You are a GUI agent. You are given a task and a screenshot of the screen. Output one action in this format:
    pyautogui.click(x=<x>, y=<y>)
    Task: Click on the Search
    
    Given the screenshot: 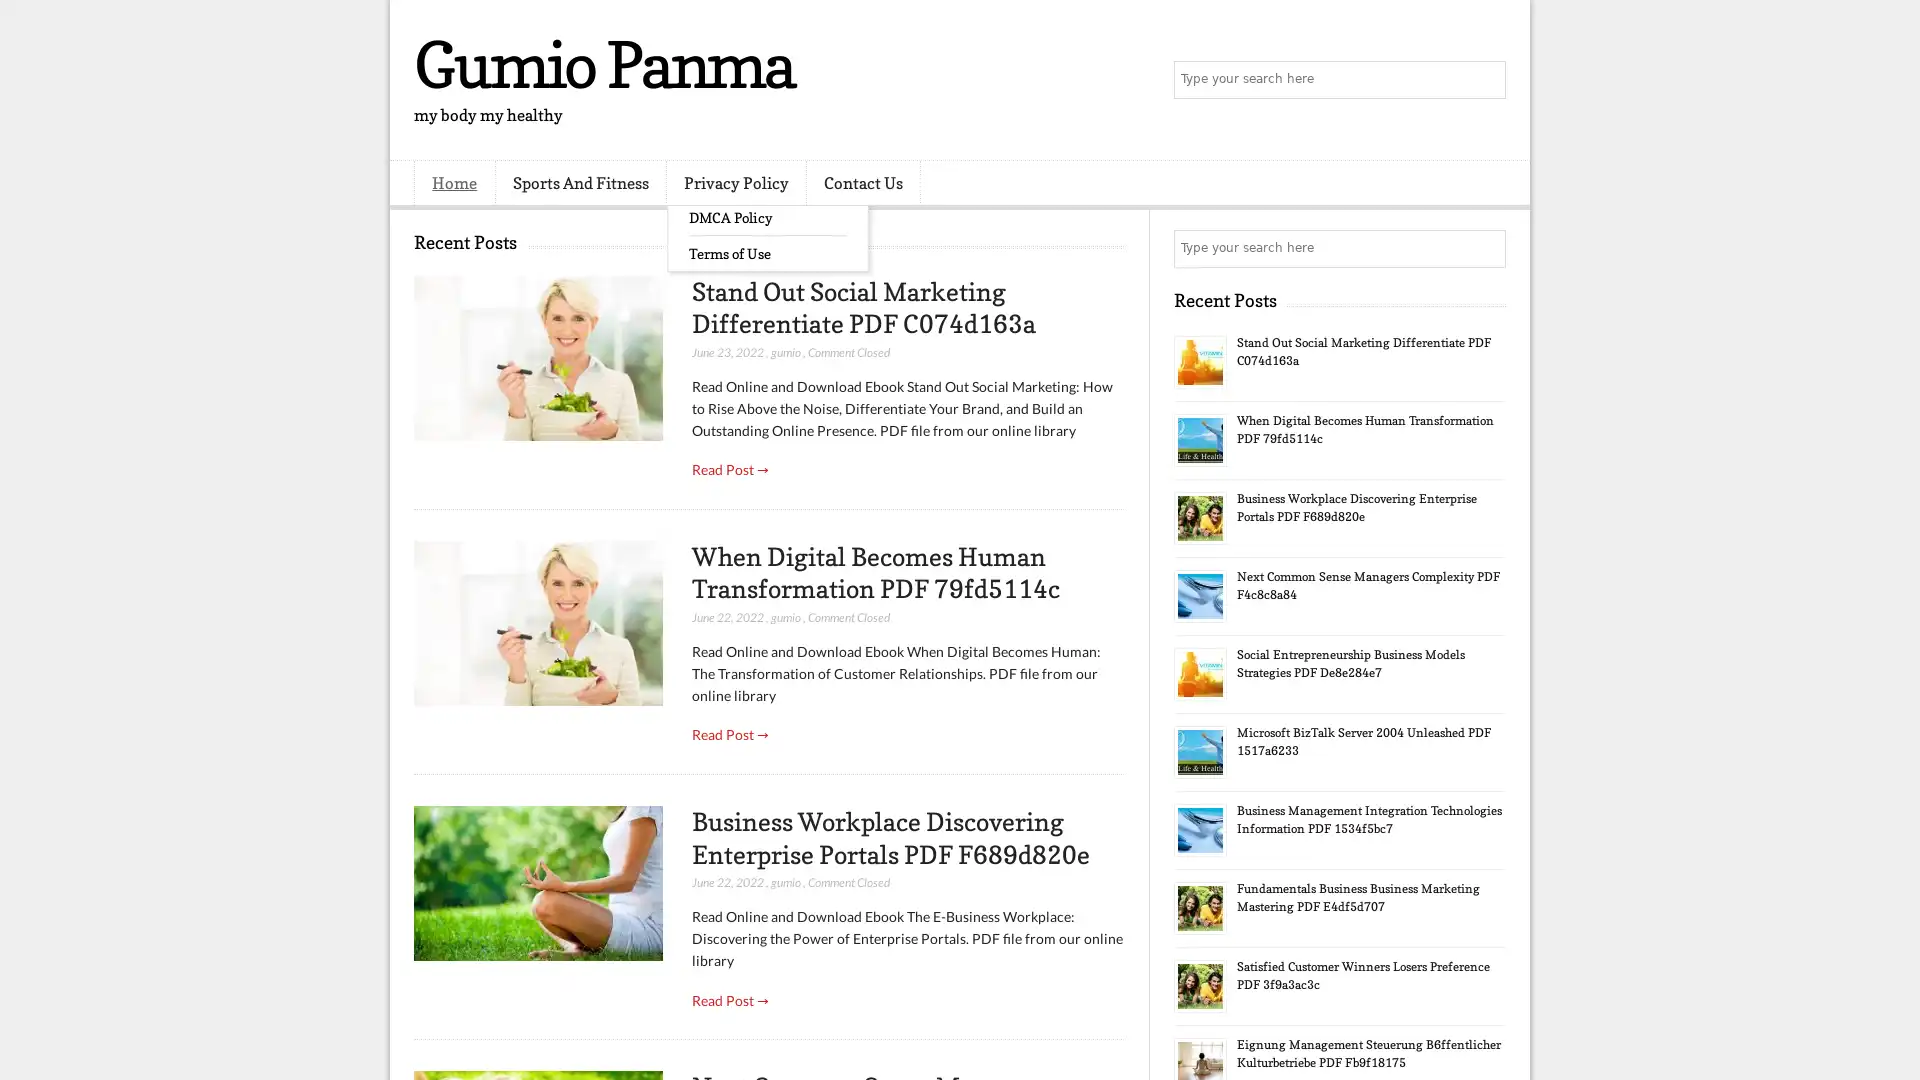 What is the action you would take?
    pyautogui.click(x=1485, y=248)
    